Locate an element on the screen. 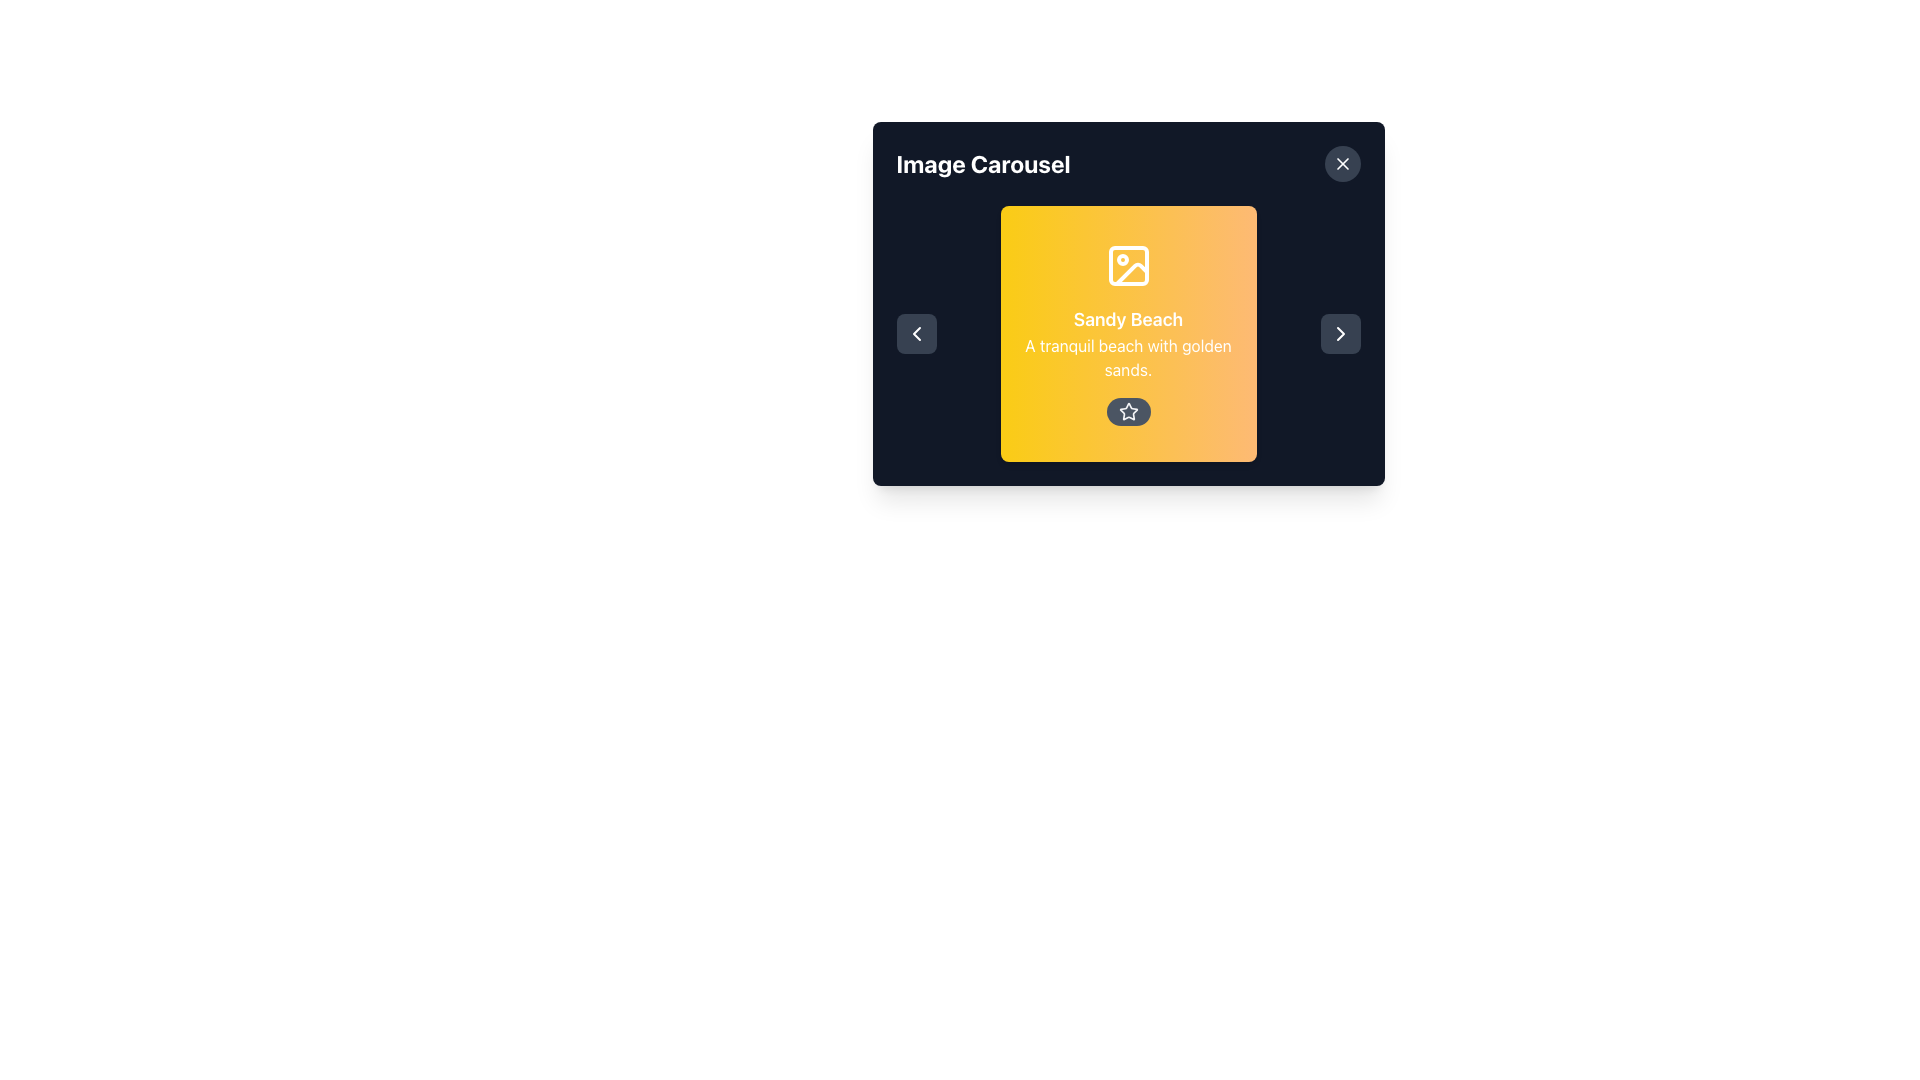  the Text Label element that serves as the title or label for the card, located within the gradient panel, positioned near its vertical center and slightly above the accompanying descriptive text, directly underneath the image icon is located at coordinates (1128, 319).